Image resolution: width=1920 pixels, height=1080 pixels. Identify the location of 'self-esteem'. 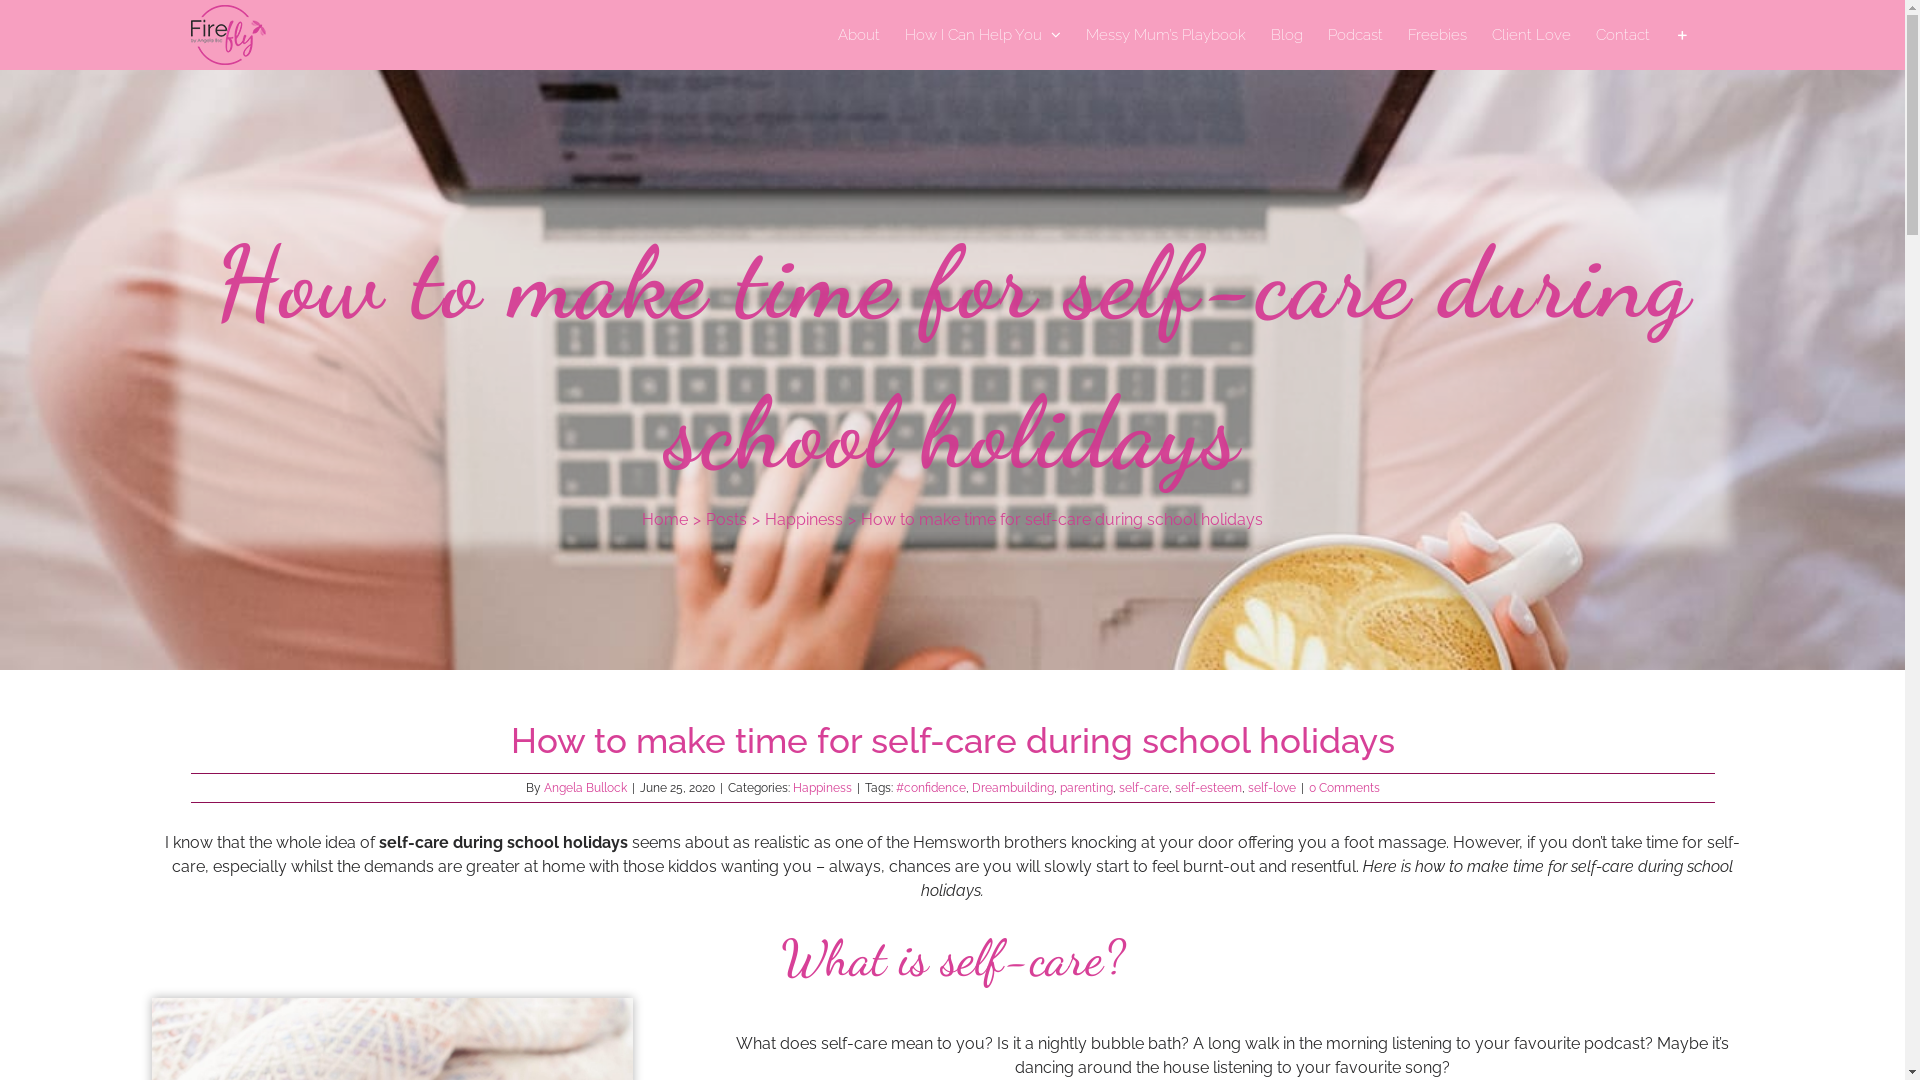
(1206, 786).